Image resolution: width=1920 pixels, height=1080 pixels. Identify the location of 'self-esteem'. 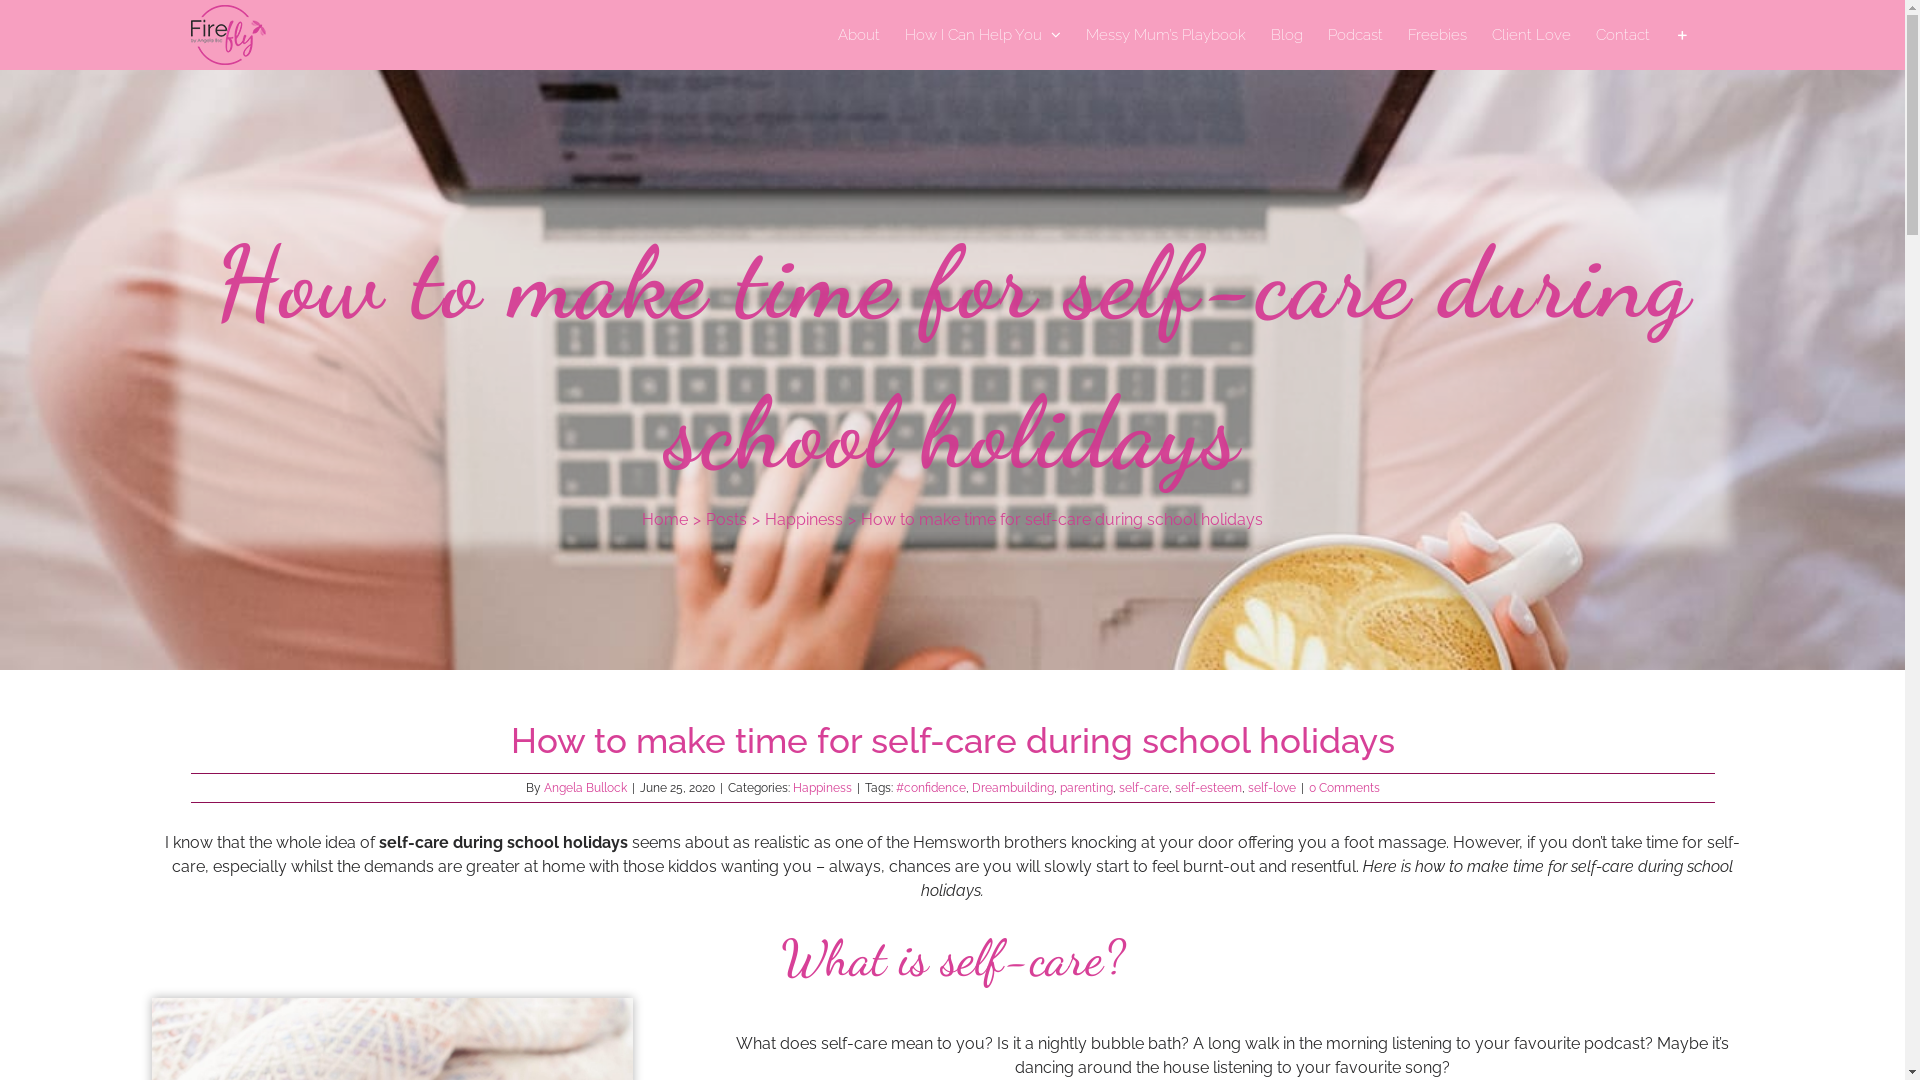
(1206, 786).